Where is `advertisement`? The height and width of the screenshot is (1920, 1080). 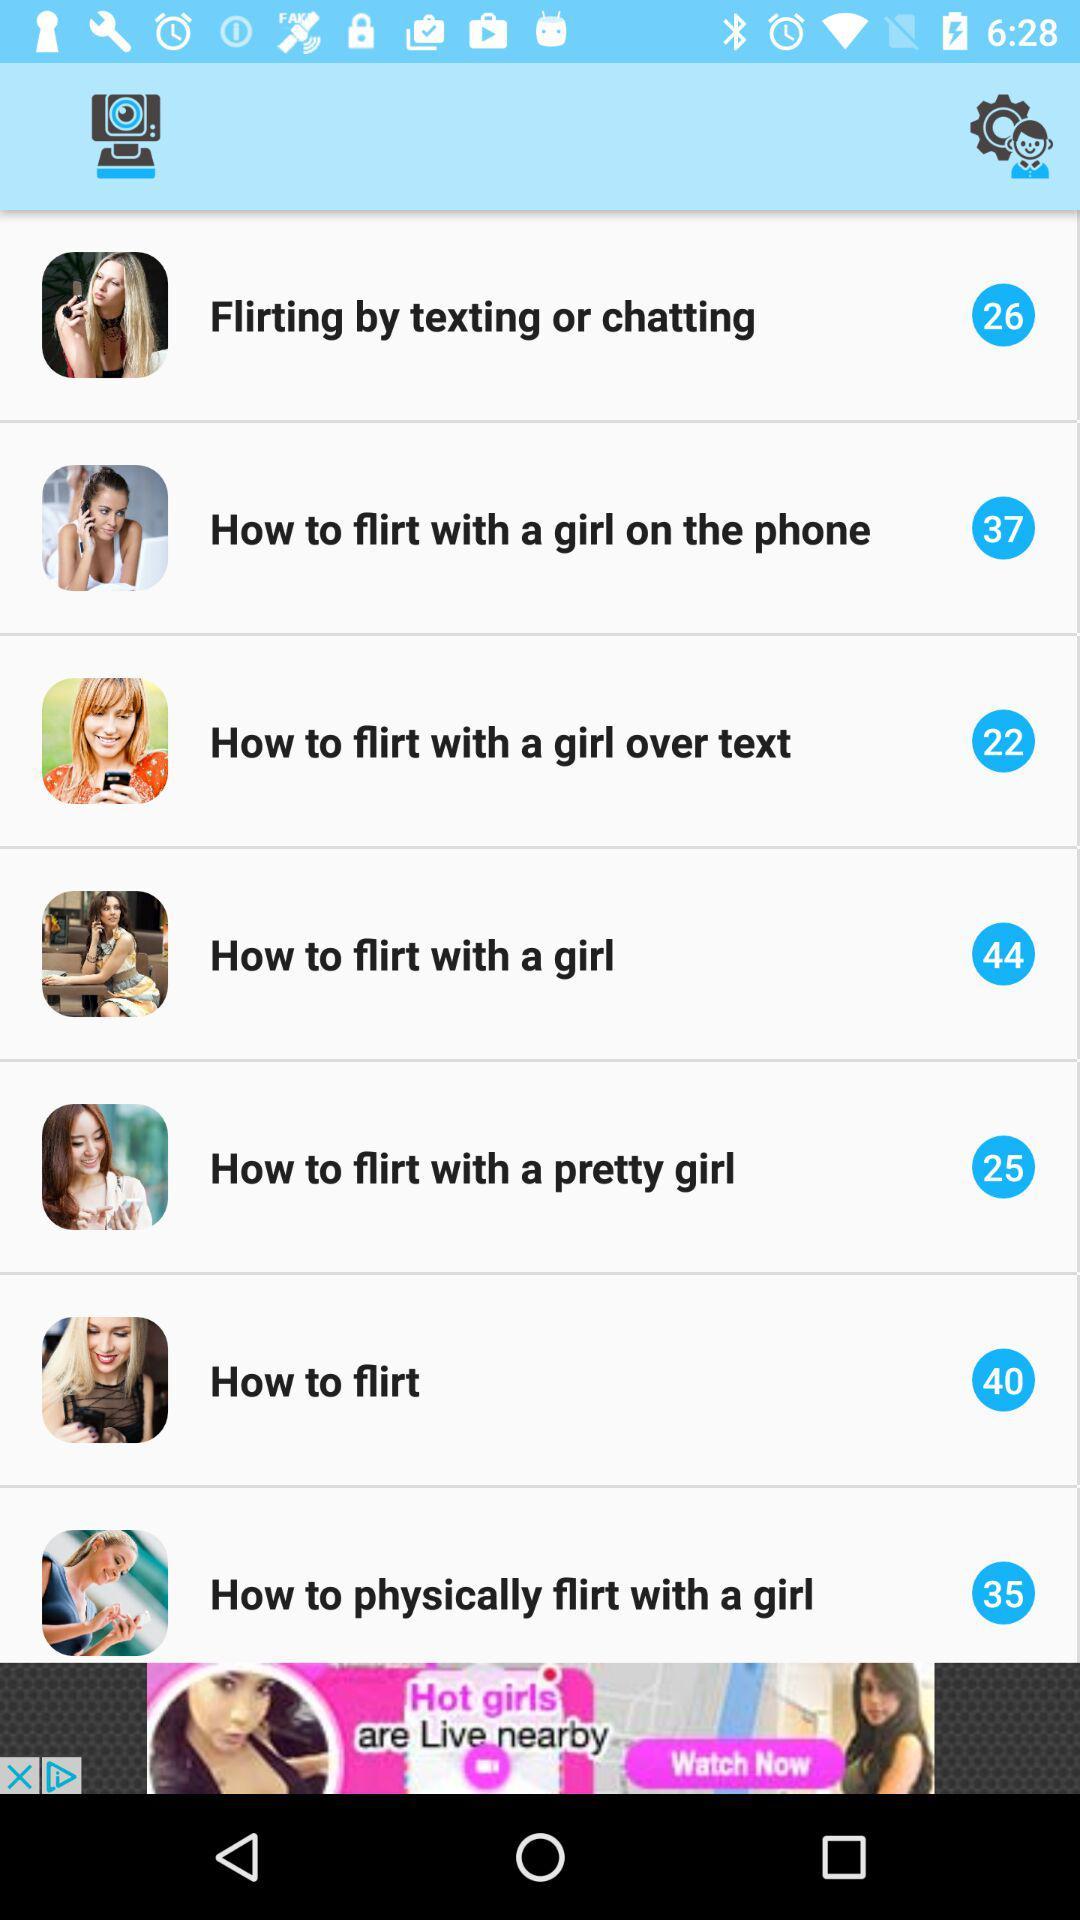
advertisement is located at coordinates (540, 1727).